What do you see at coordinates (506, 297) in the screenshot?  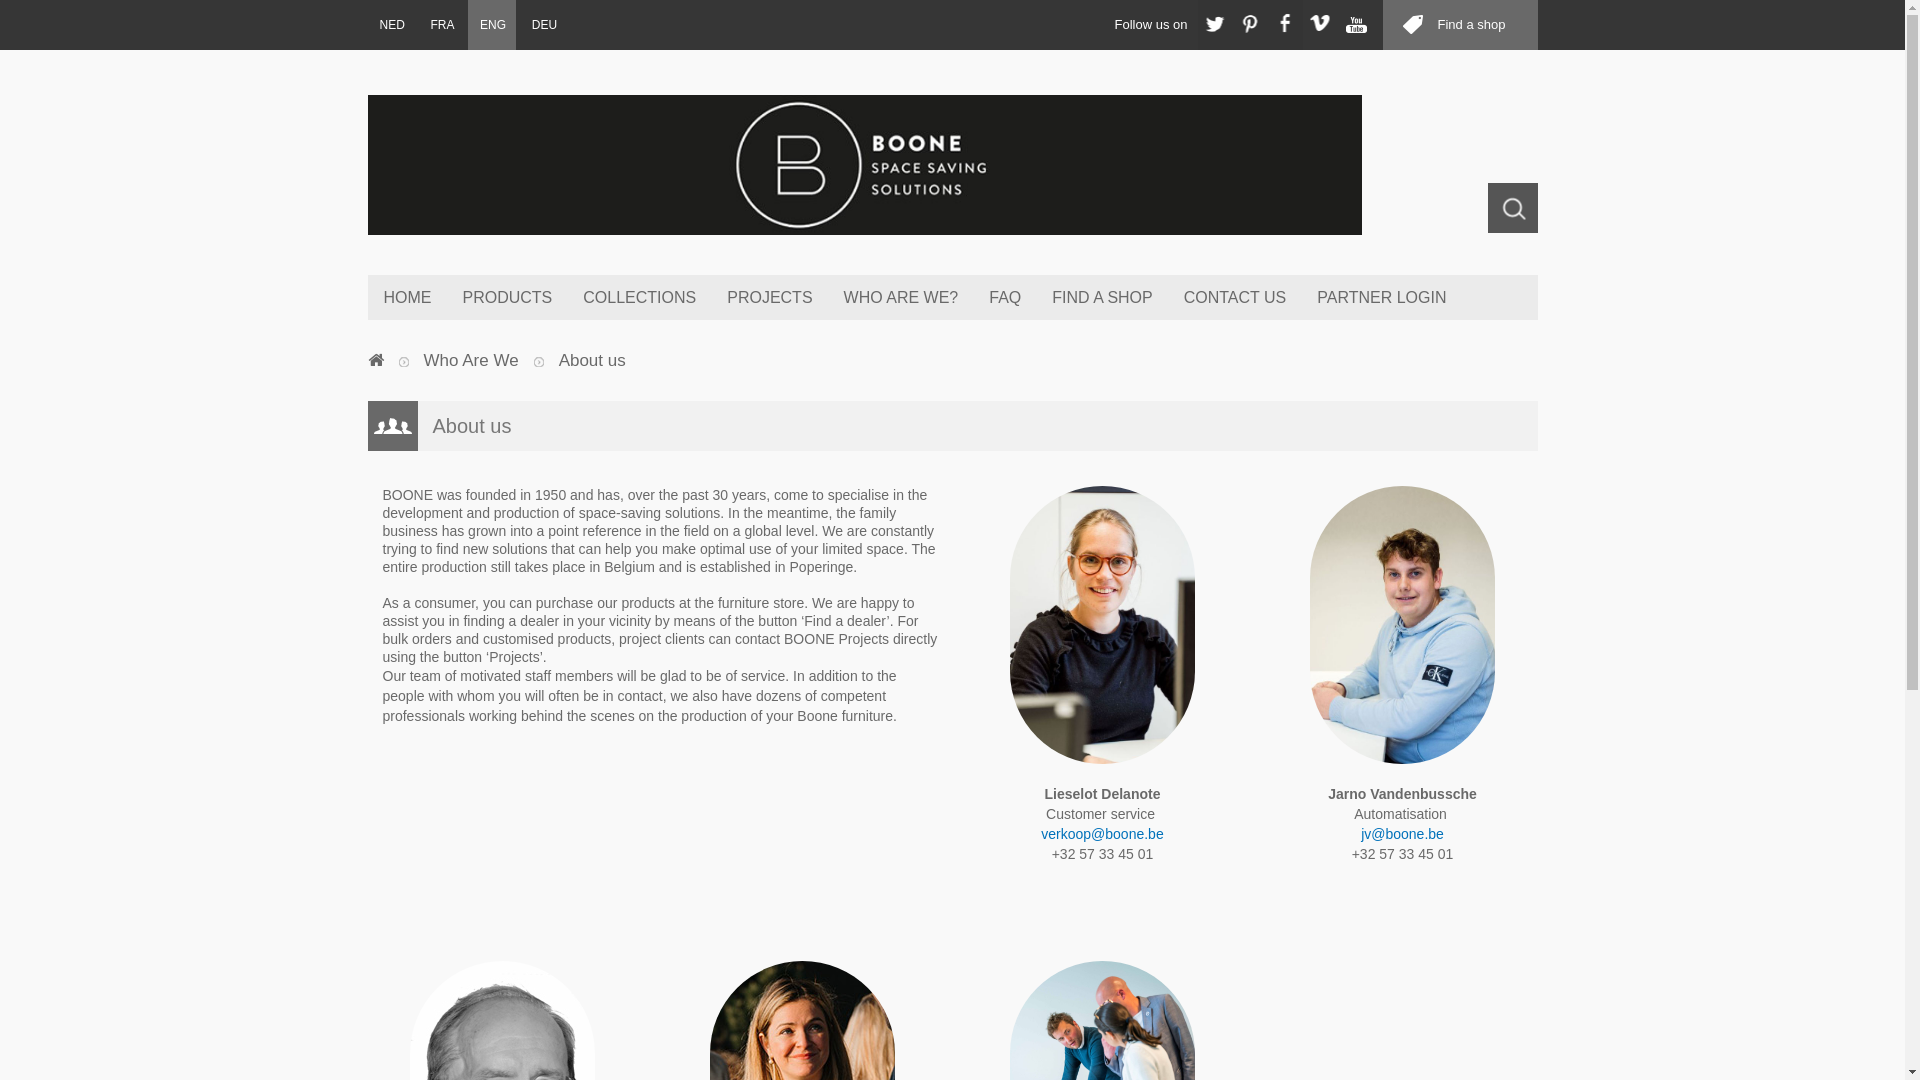 I see `'PRODUCTS'` at bounding box center [506, 297].